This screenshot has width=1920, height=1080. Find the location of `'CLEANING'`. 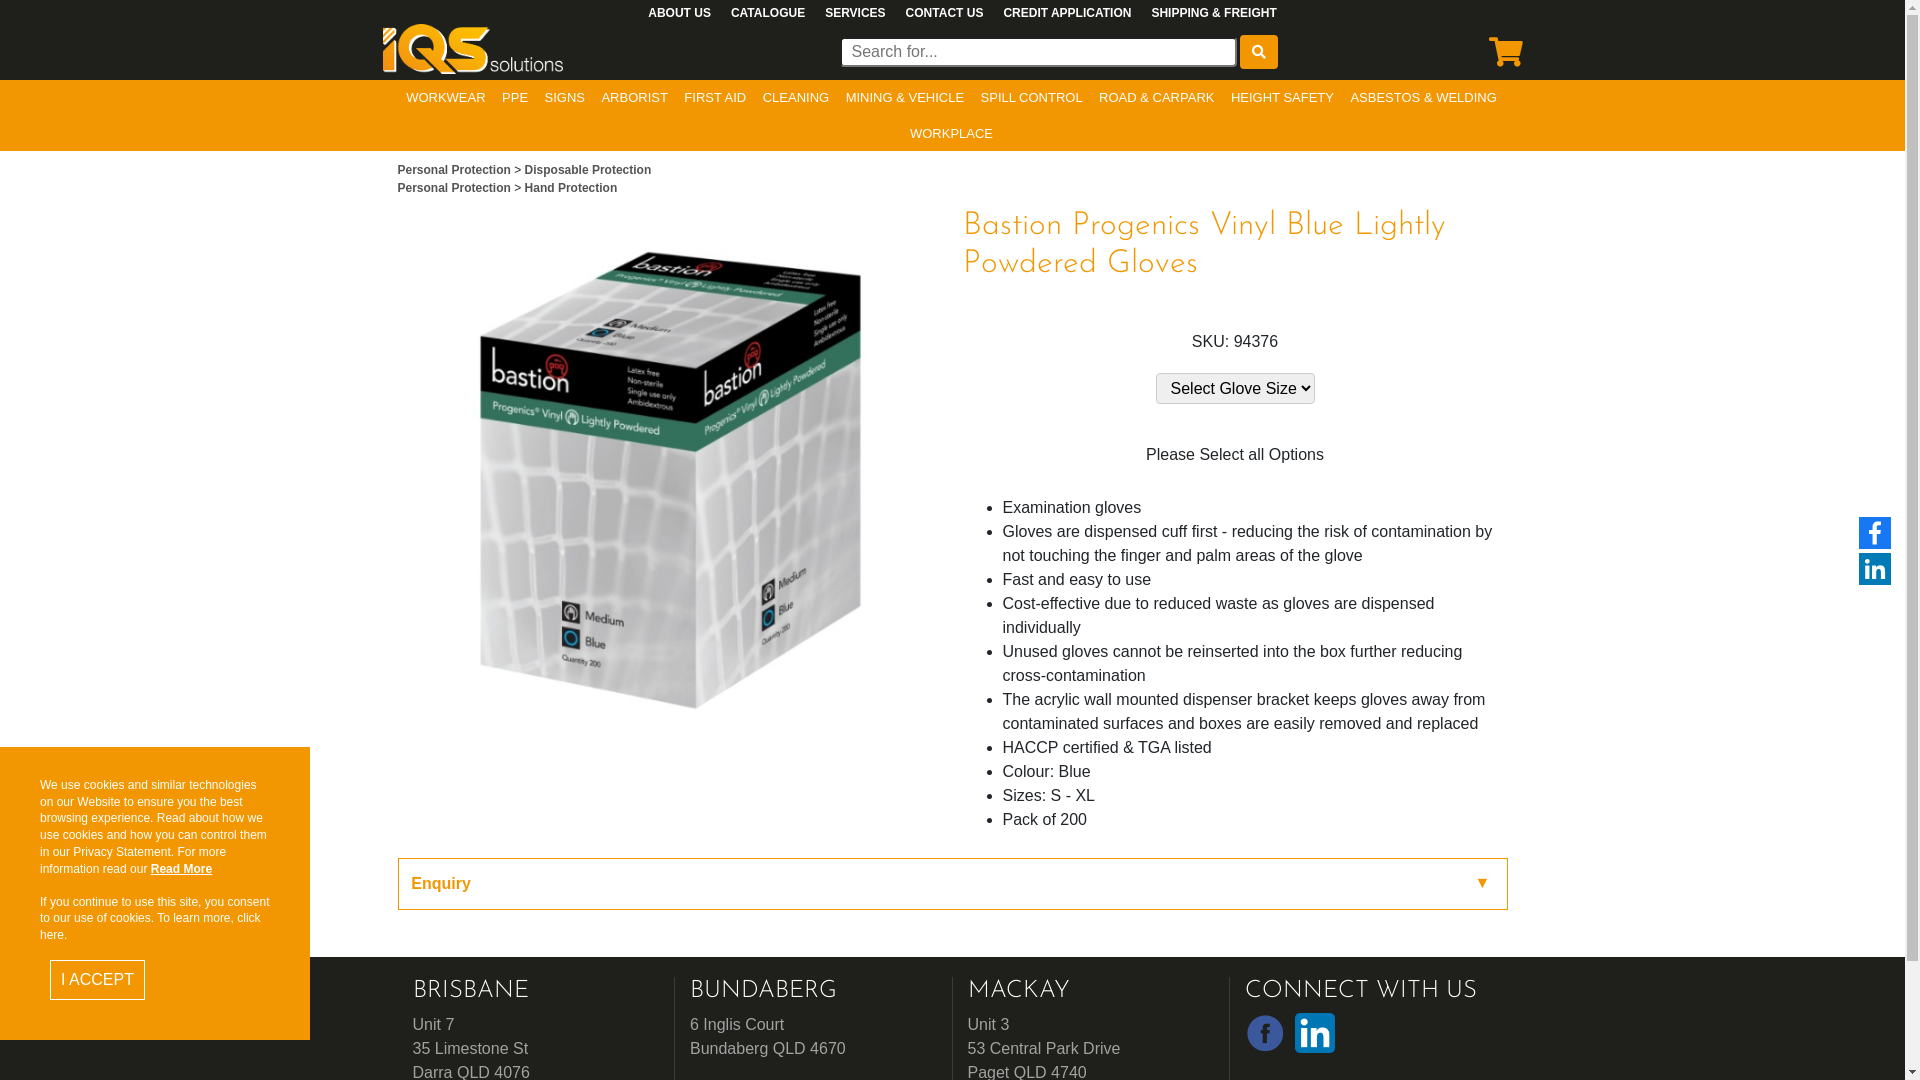

'CLEANING' is located at coordinates (795, 97).